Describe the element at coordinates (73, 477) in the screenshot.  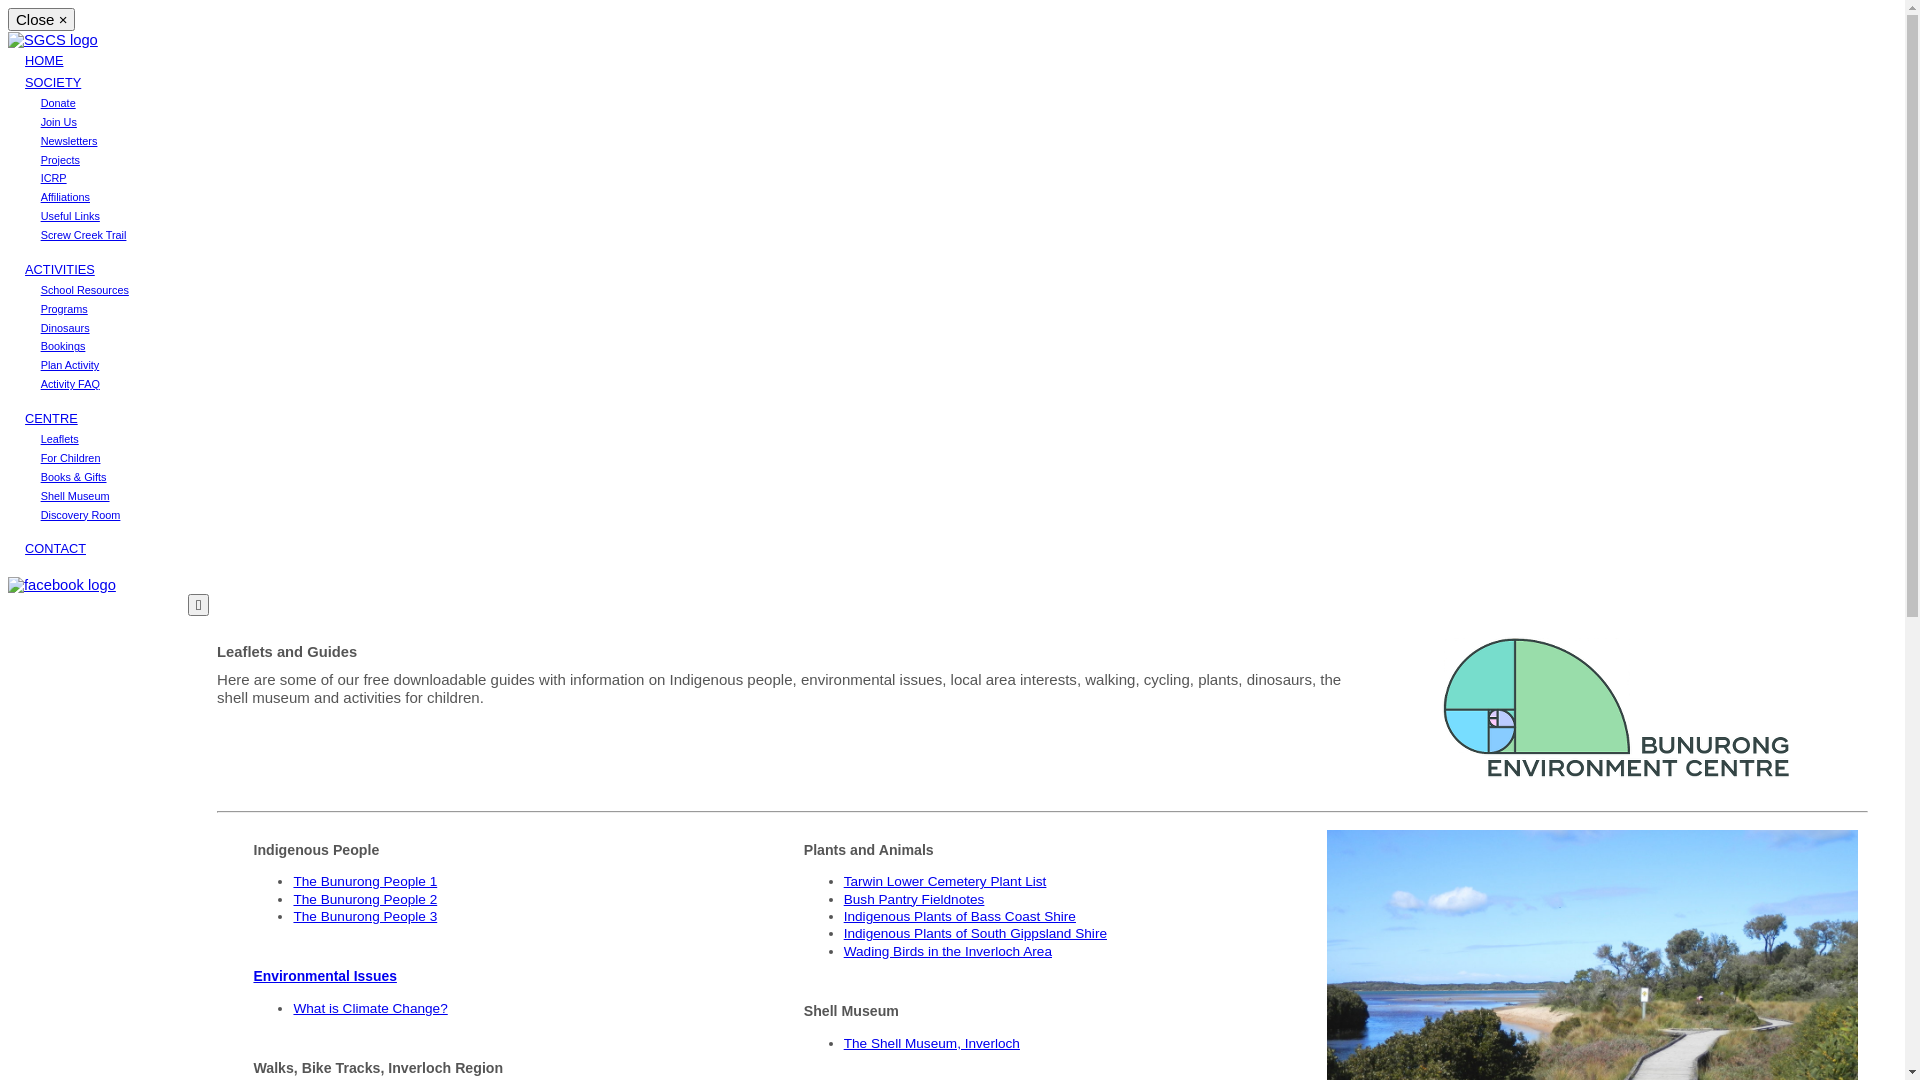
I see `'Books & Gifts'` at that location.